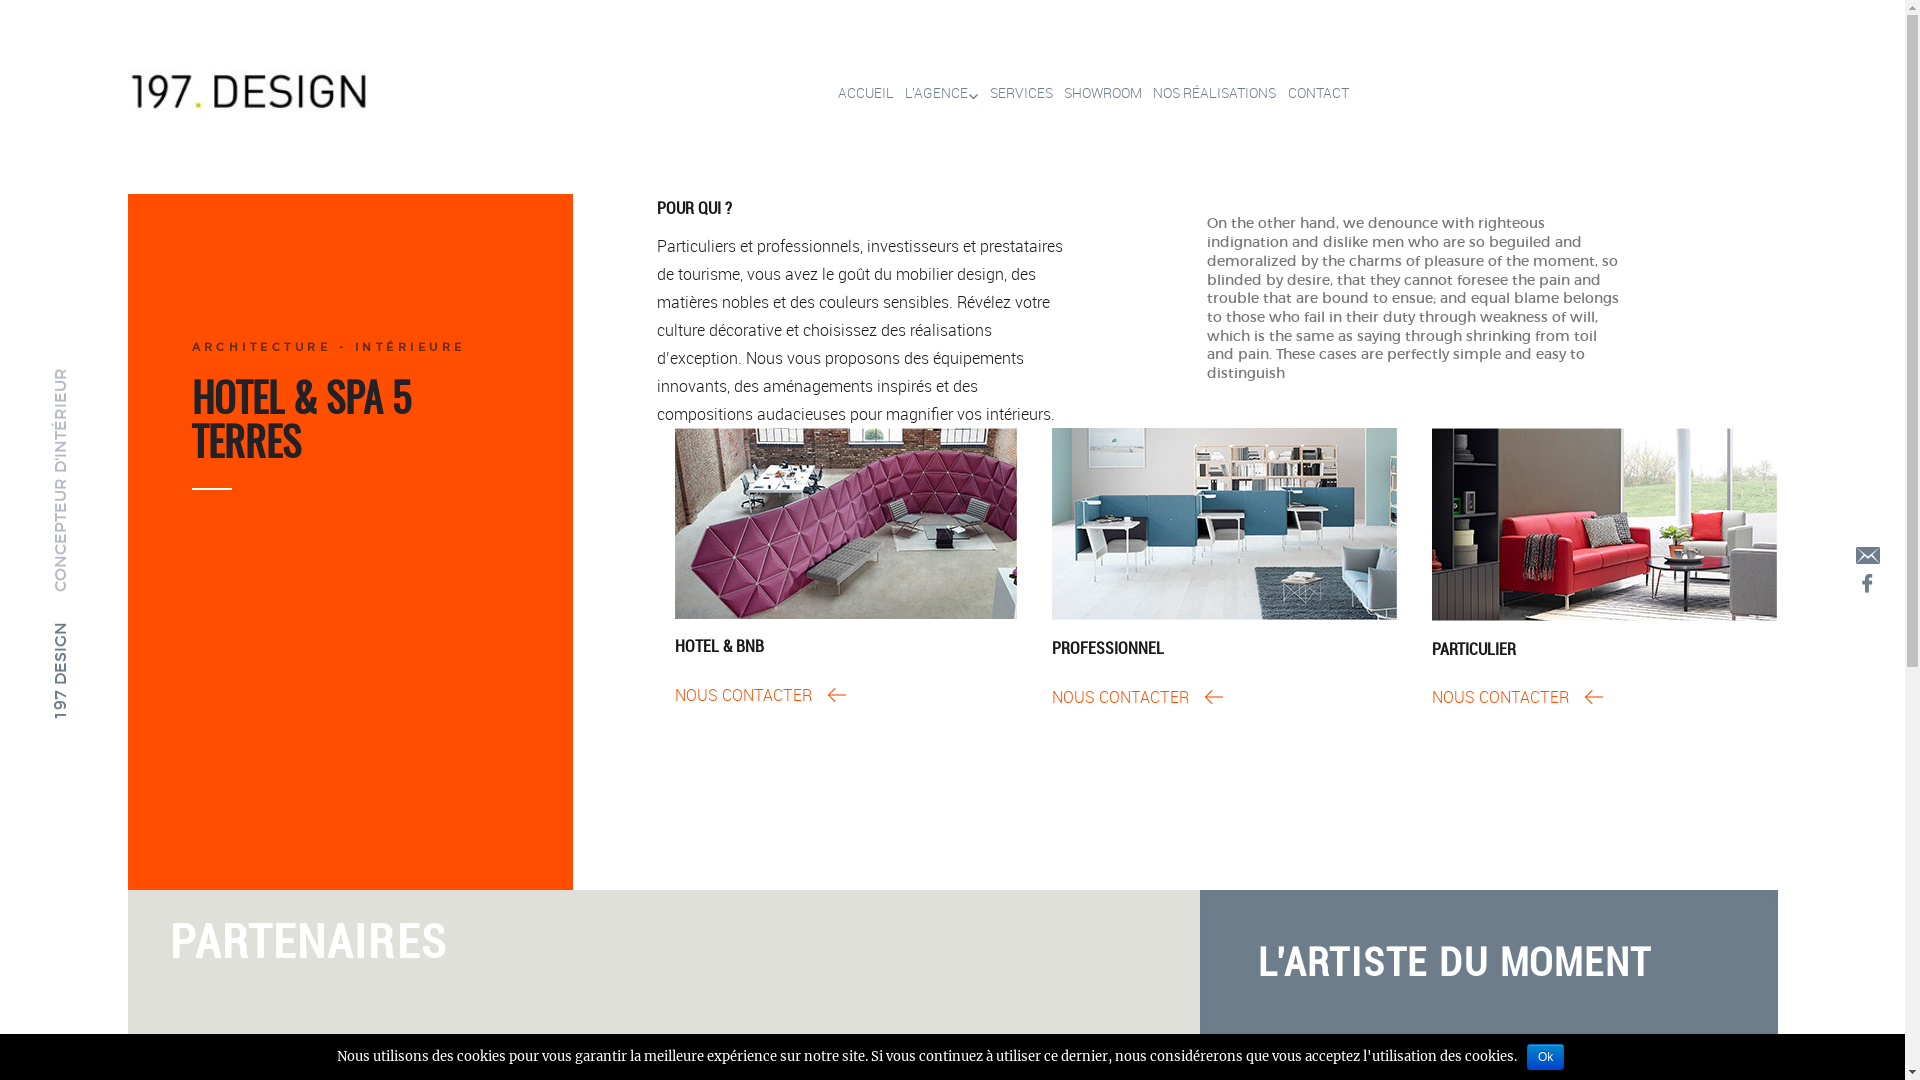 The width and height of the screenshot is (1920, 1080). Describe the element at coordinates (1544, 1055) in the screenshot. I see `'Ok'` at that location.